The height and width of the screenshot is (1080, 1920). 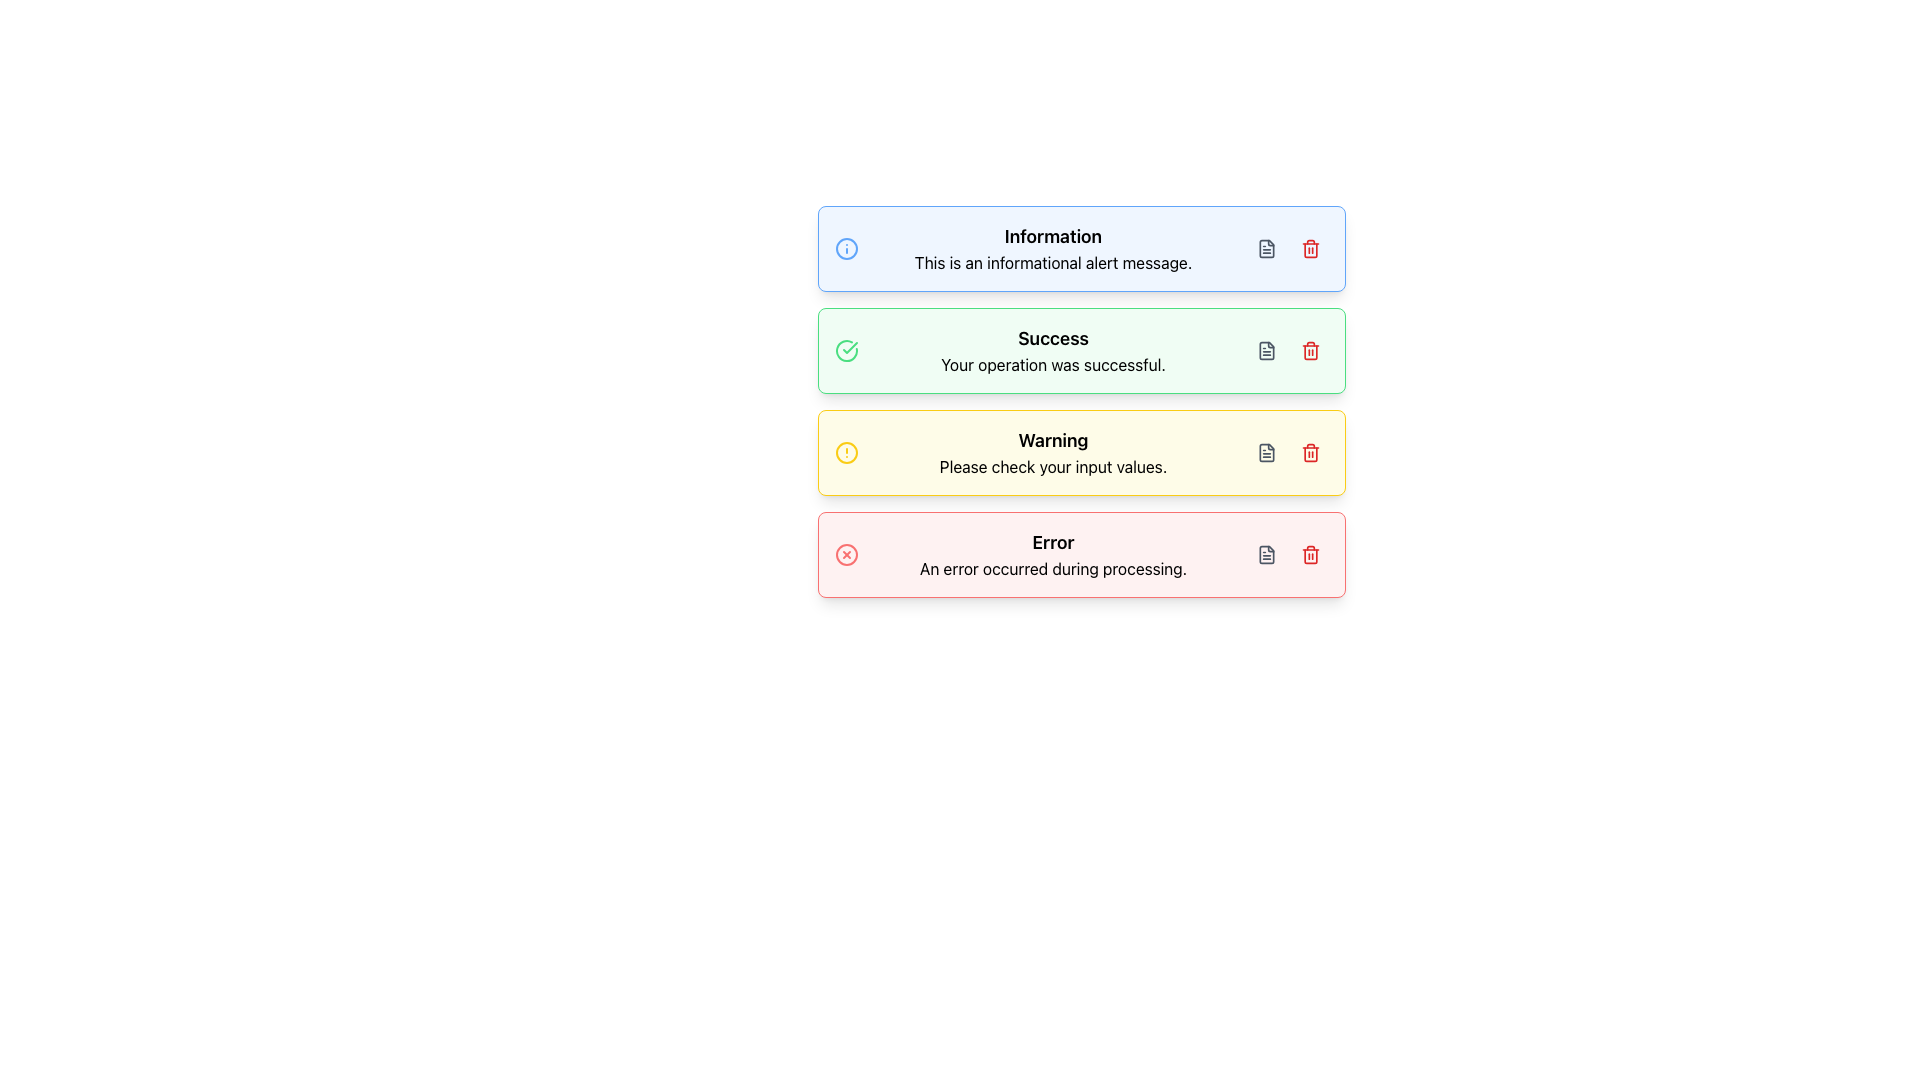 I want to click on the text label displaying 'Warning' in a bold font, which is located at the center of a yellow alert box, the third in a vertical stack of four alert boxes, so click(x=1052, y=439).